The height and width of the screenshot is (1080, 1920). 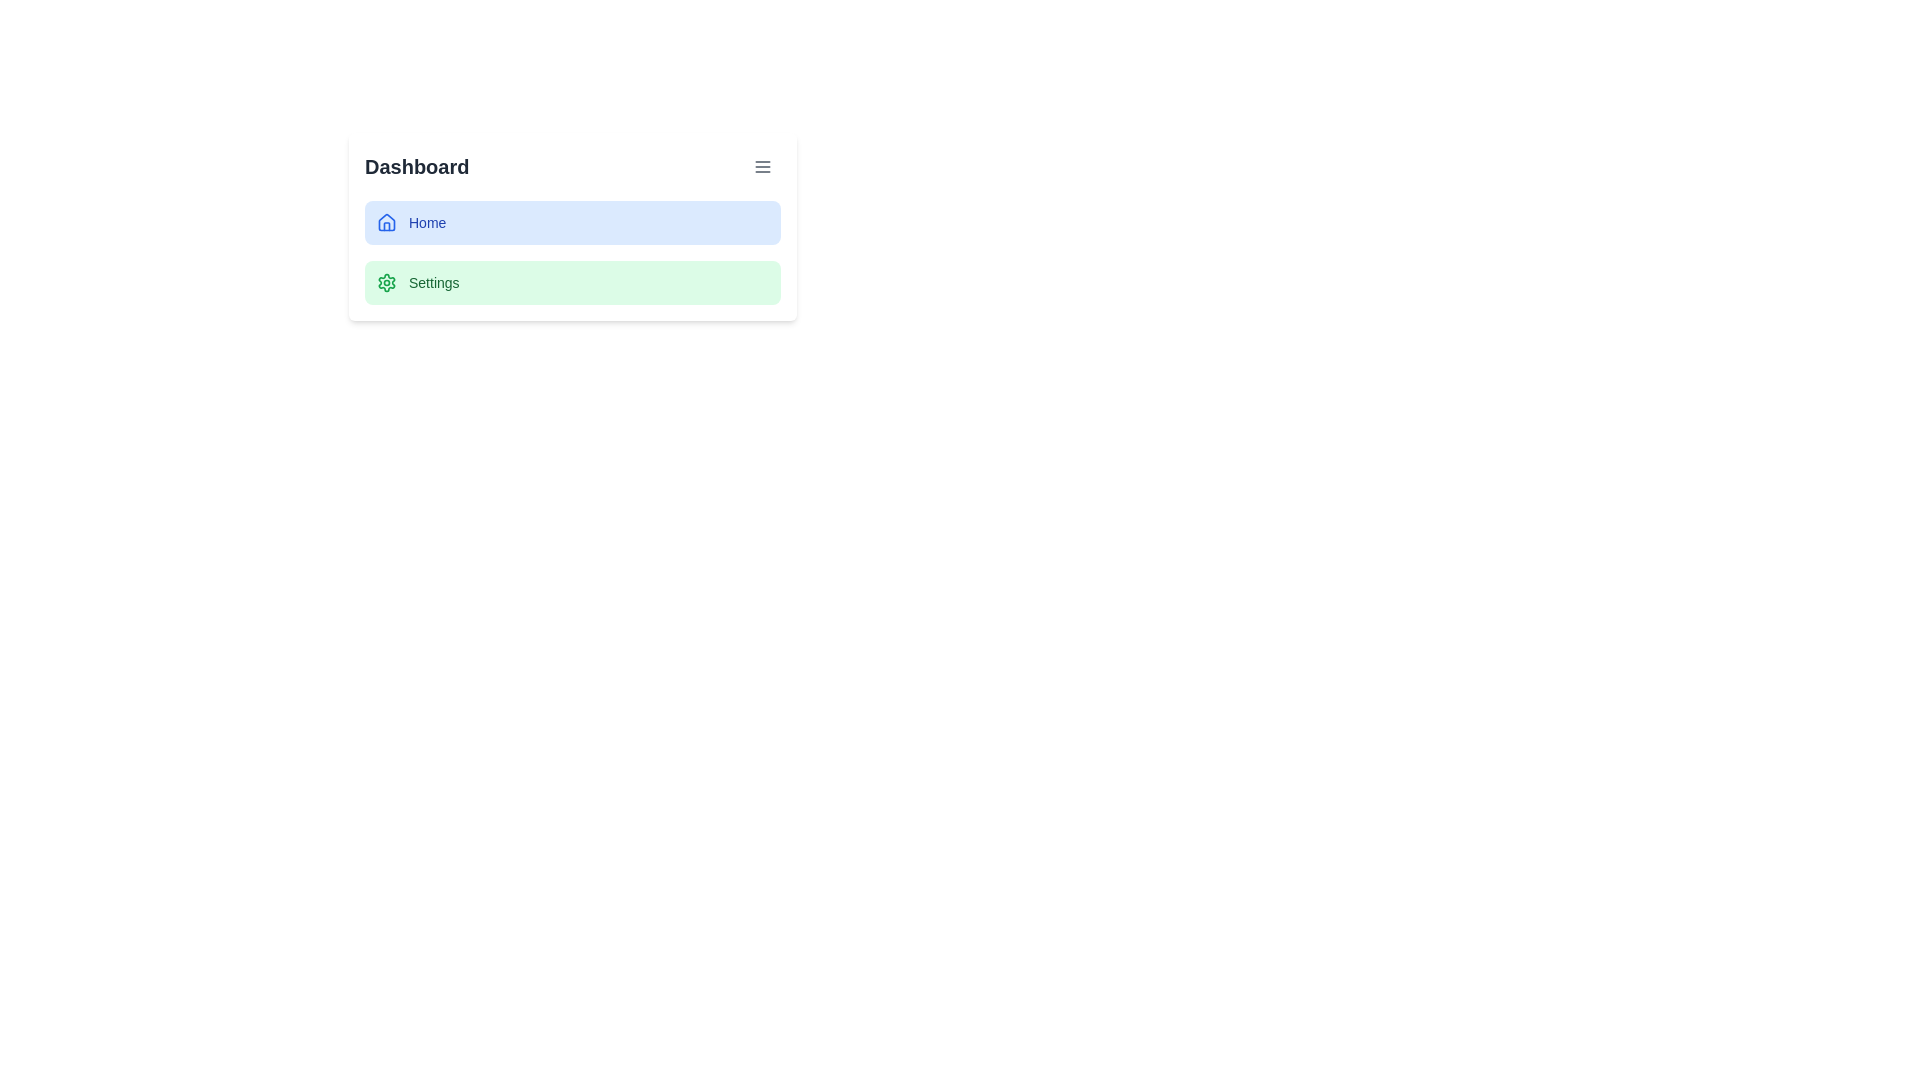 What do you see at coordinates (571, 282) in the screenshot?
I see `the 'Settings' navigation button located at the bottom of the vertical grid layout for keyboard navigation` at bounding box center [571, 282].